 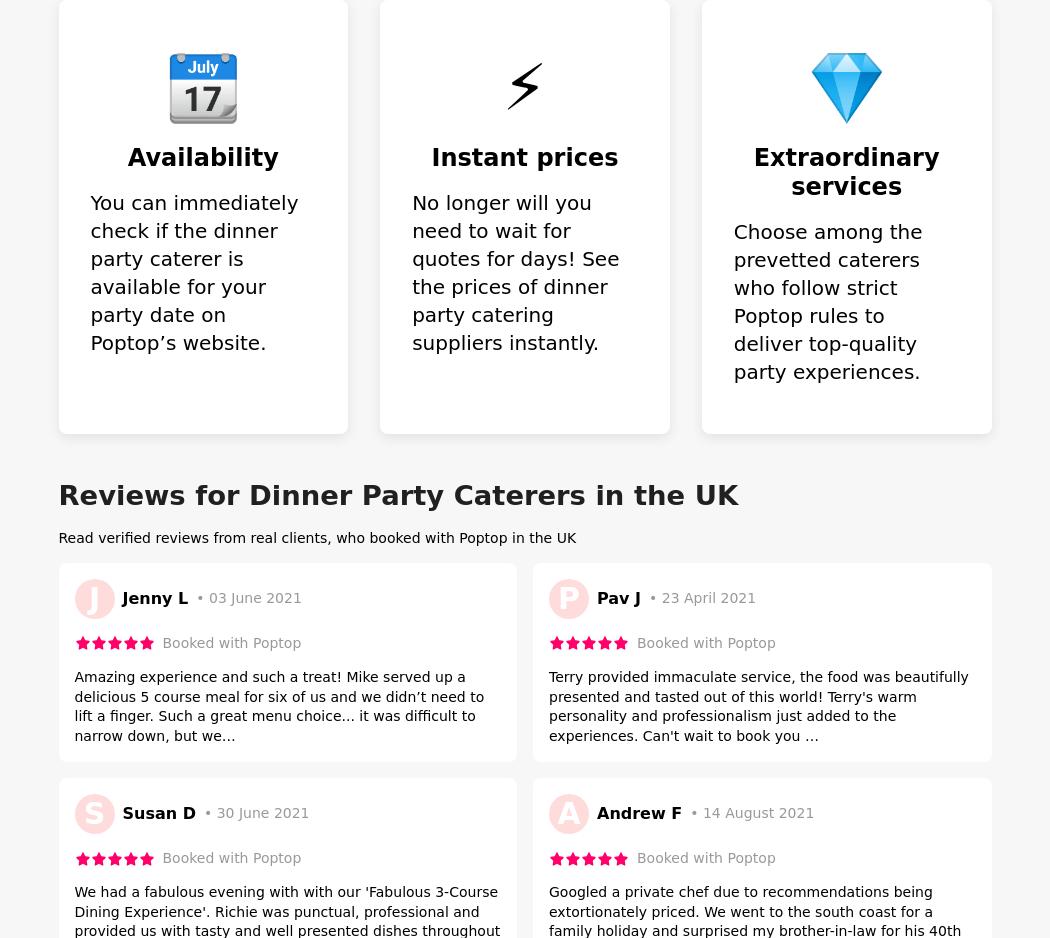 What do you see at coordinates (567, 813) in the screenshot?
I see `'A'` at bounding box center [567, 813].